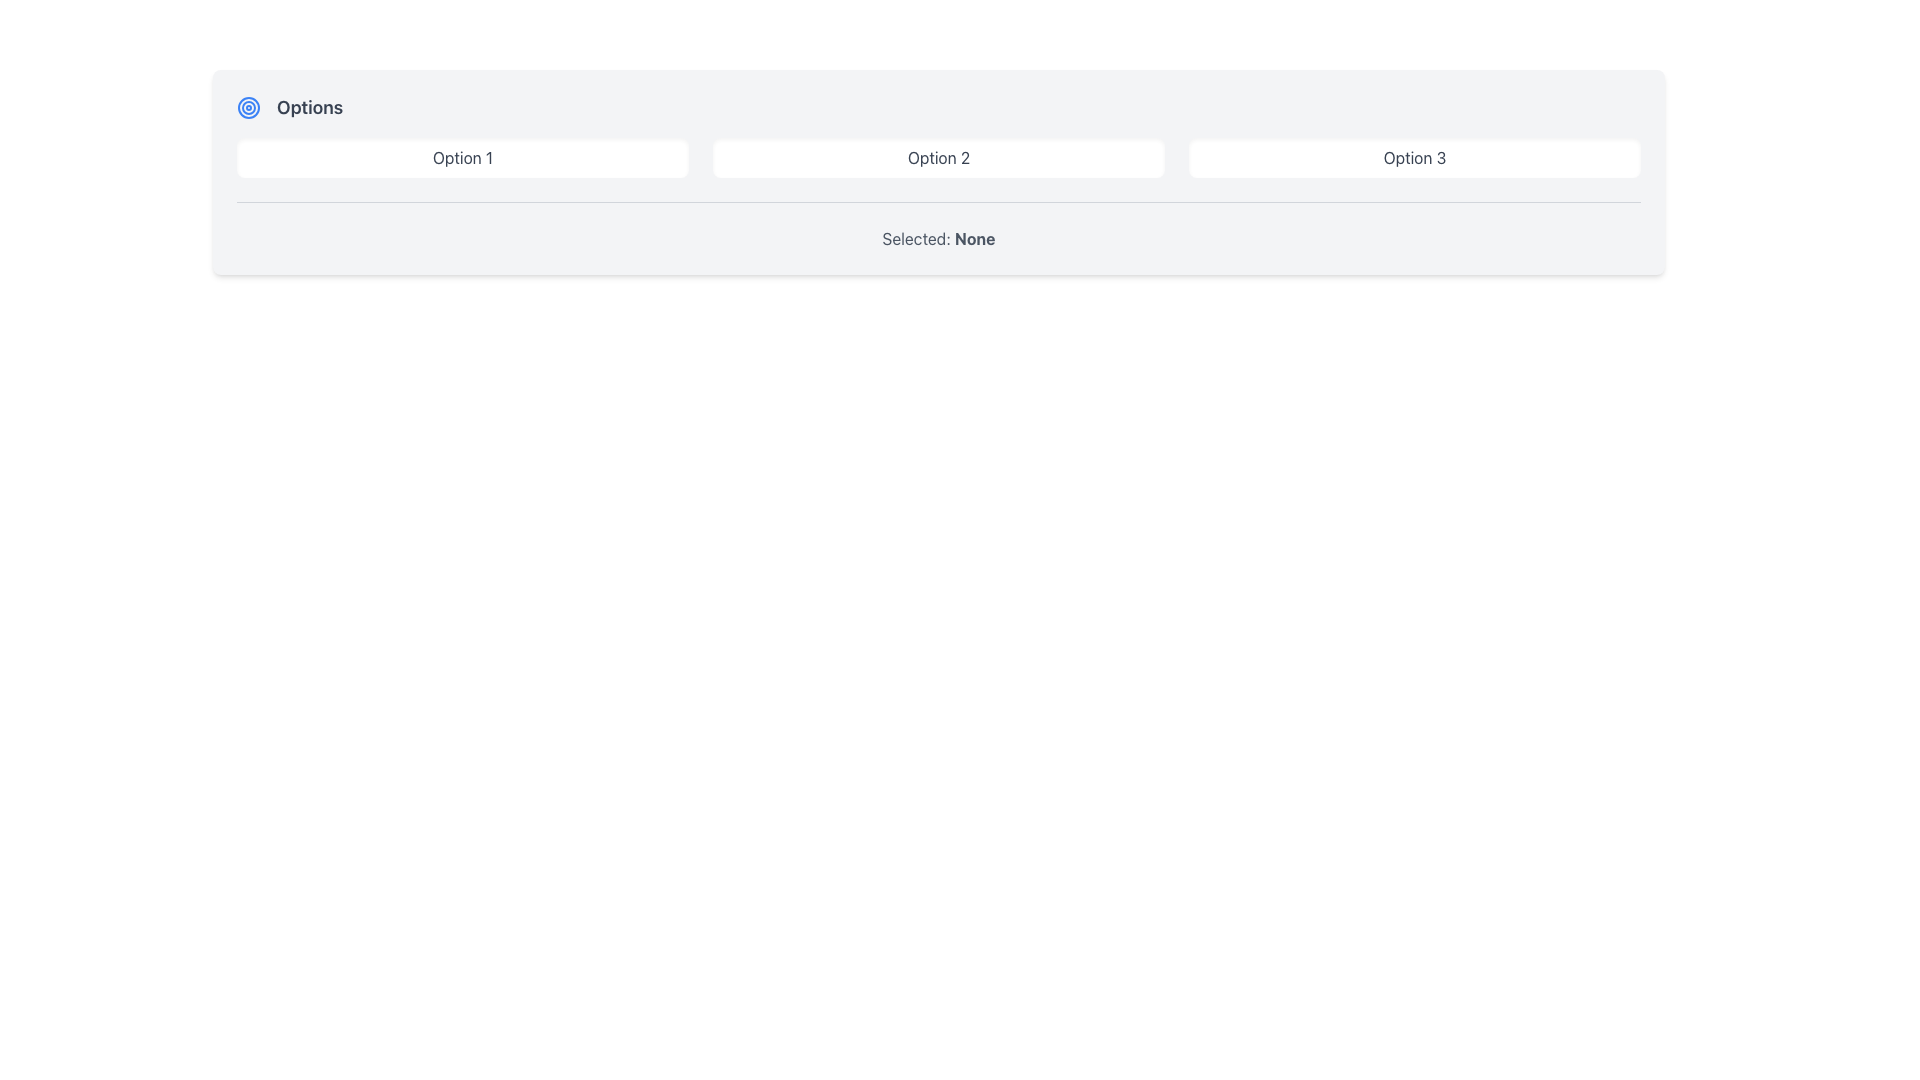 Image resolution: width=1920 pixels, height=1080 pixels. What do you see at coordinates (461, 157) in the screenshot?
I see `the 'Option 1' button-like selector, which has a white background, rounded corners, and displays the text 'Option 1' in gray font` at bounding box center [461, 157].